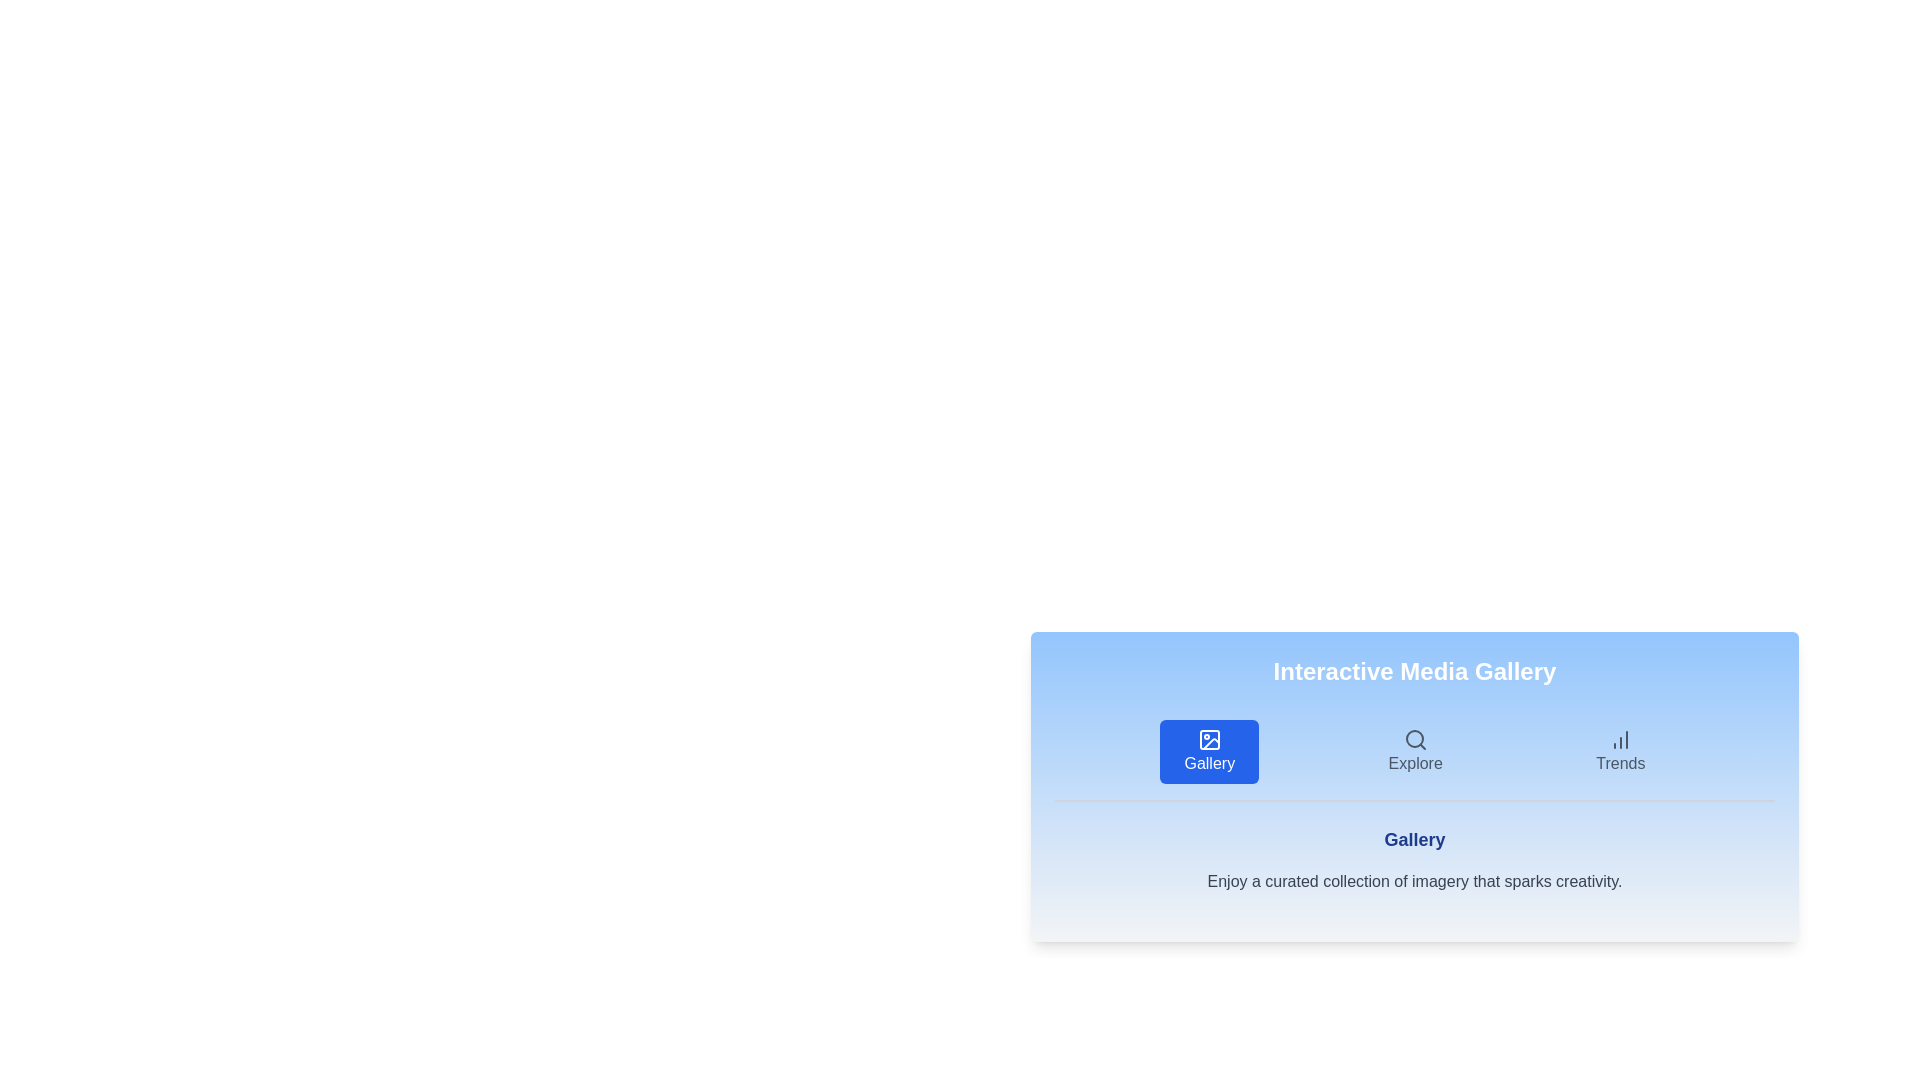 Image resolution: width=1920 pixels, height=1080 pixels. Describe the element at coordinates (1620, 752) in the screenshot. I see `the tab labeled Trends to view its content` at that location.